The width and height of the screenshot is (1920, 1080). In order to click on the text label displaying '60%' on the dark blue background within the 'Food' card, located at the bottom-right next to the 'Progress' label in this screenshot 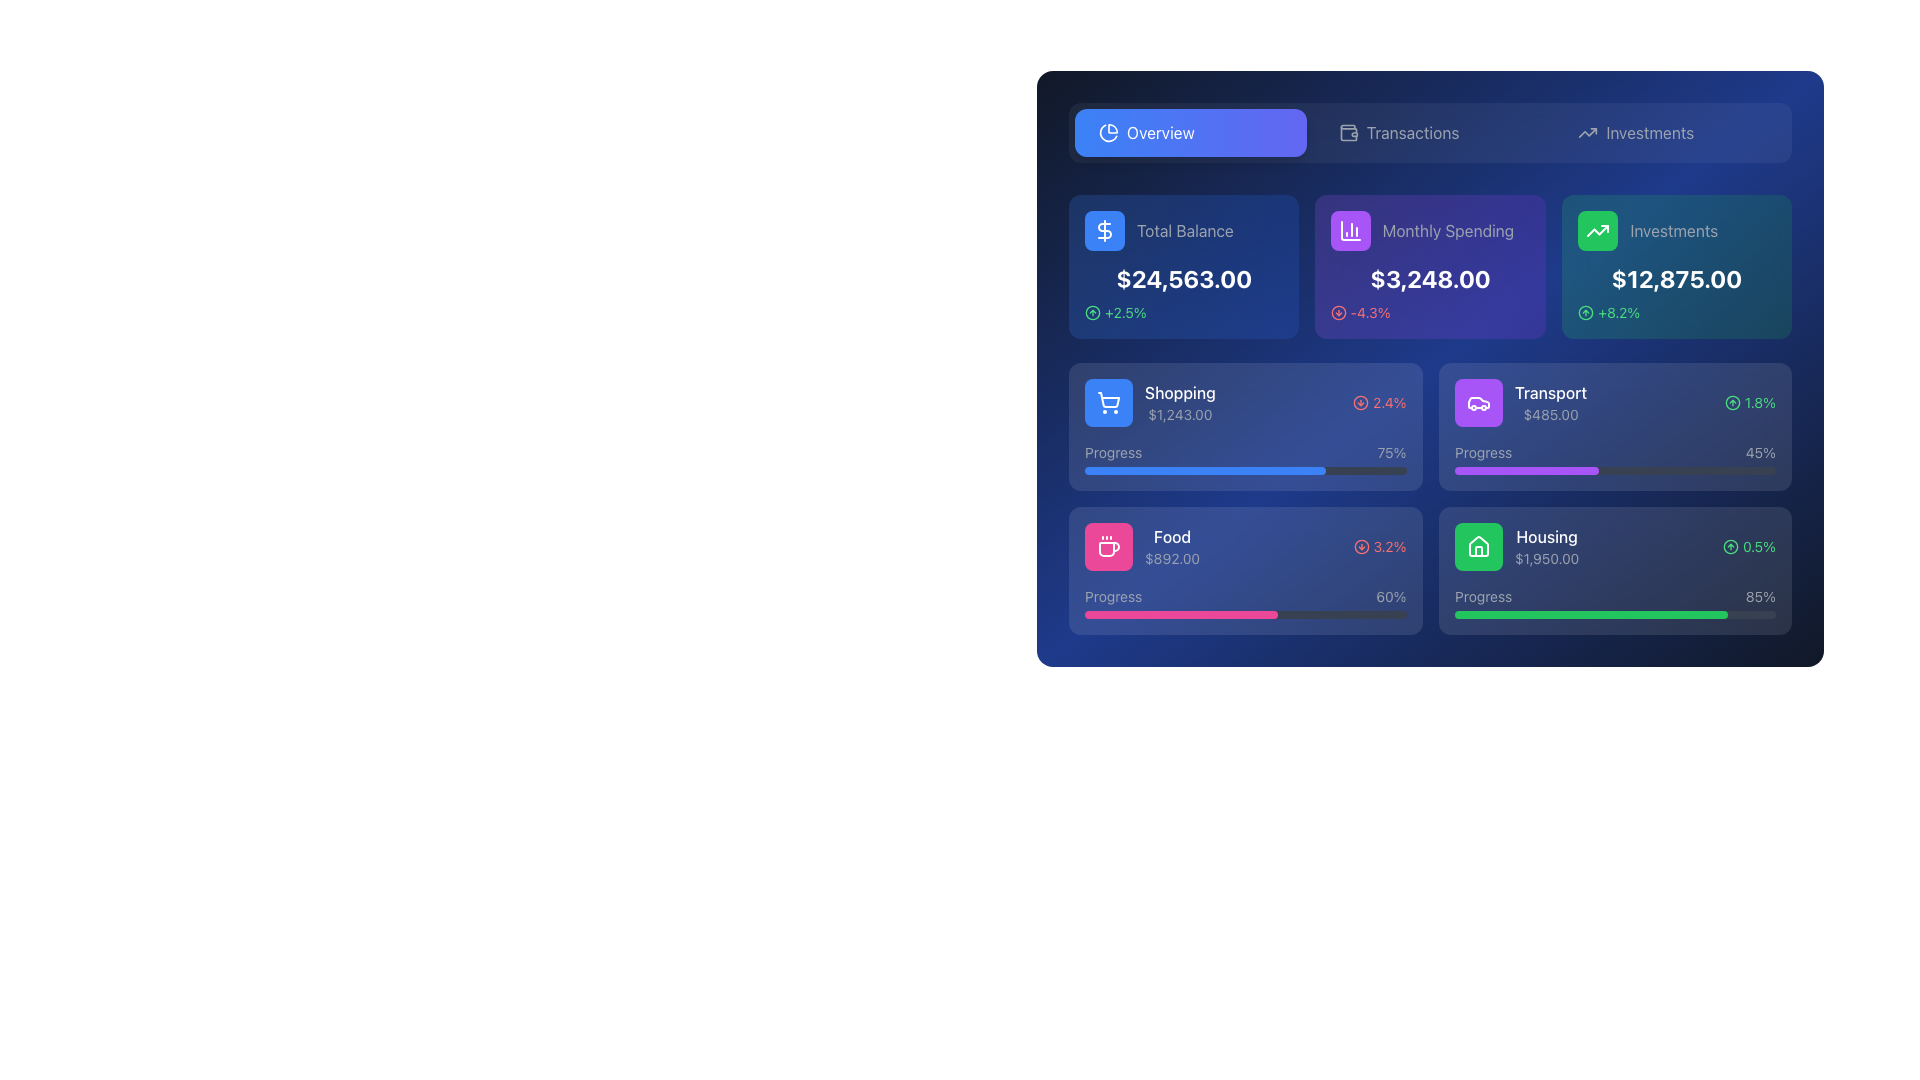, I will do `click(1390, 596)`.